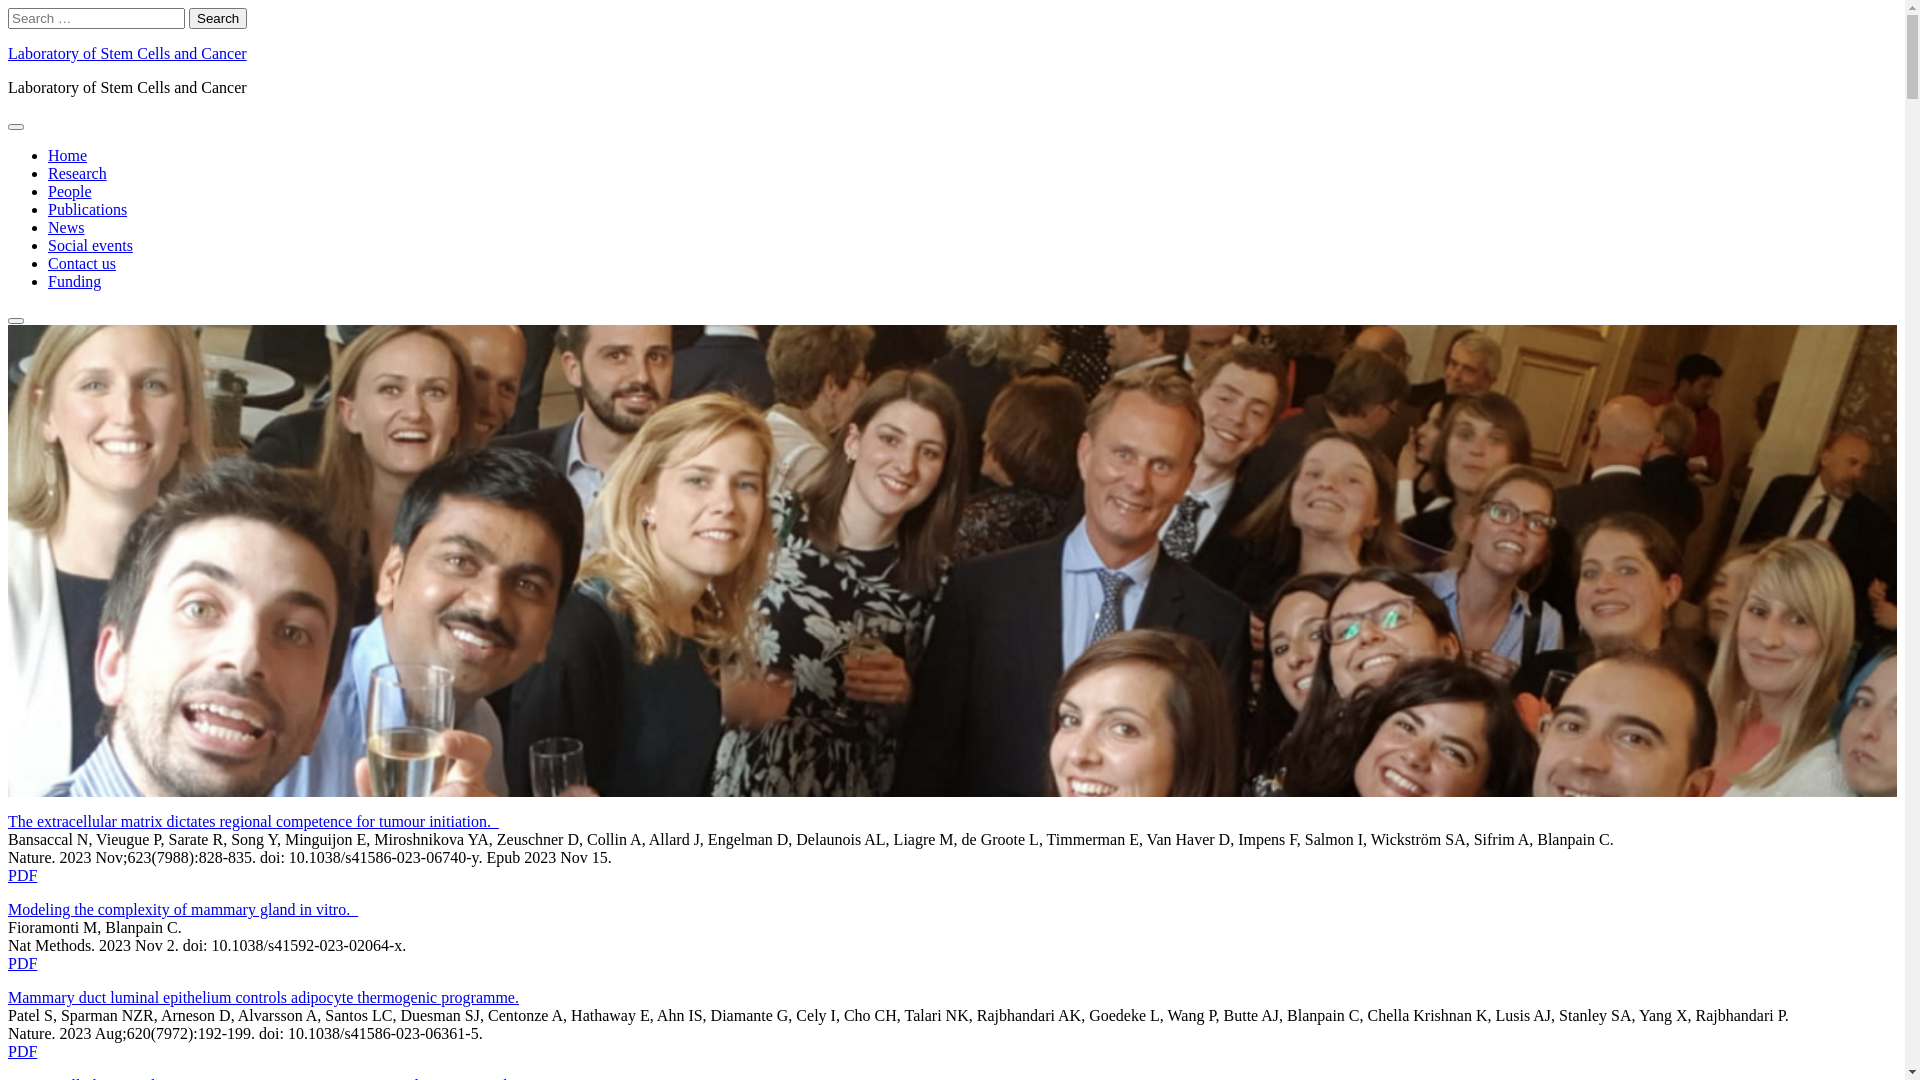 The width and height of the screenshot is (1920, 1080). What do you see at coordinates (77, 172) in the screenshot?
I see `'Research'` at bounding box center [77, 172].